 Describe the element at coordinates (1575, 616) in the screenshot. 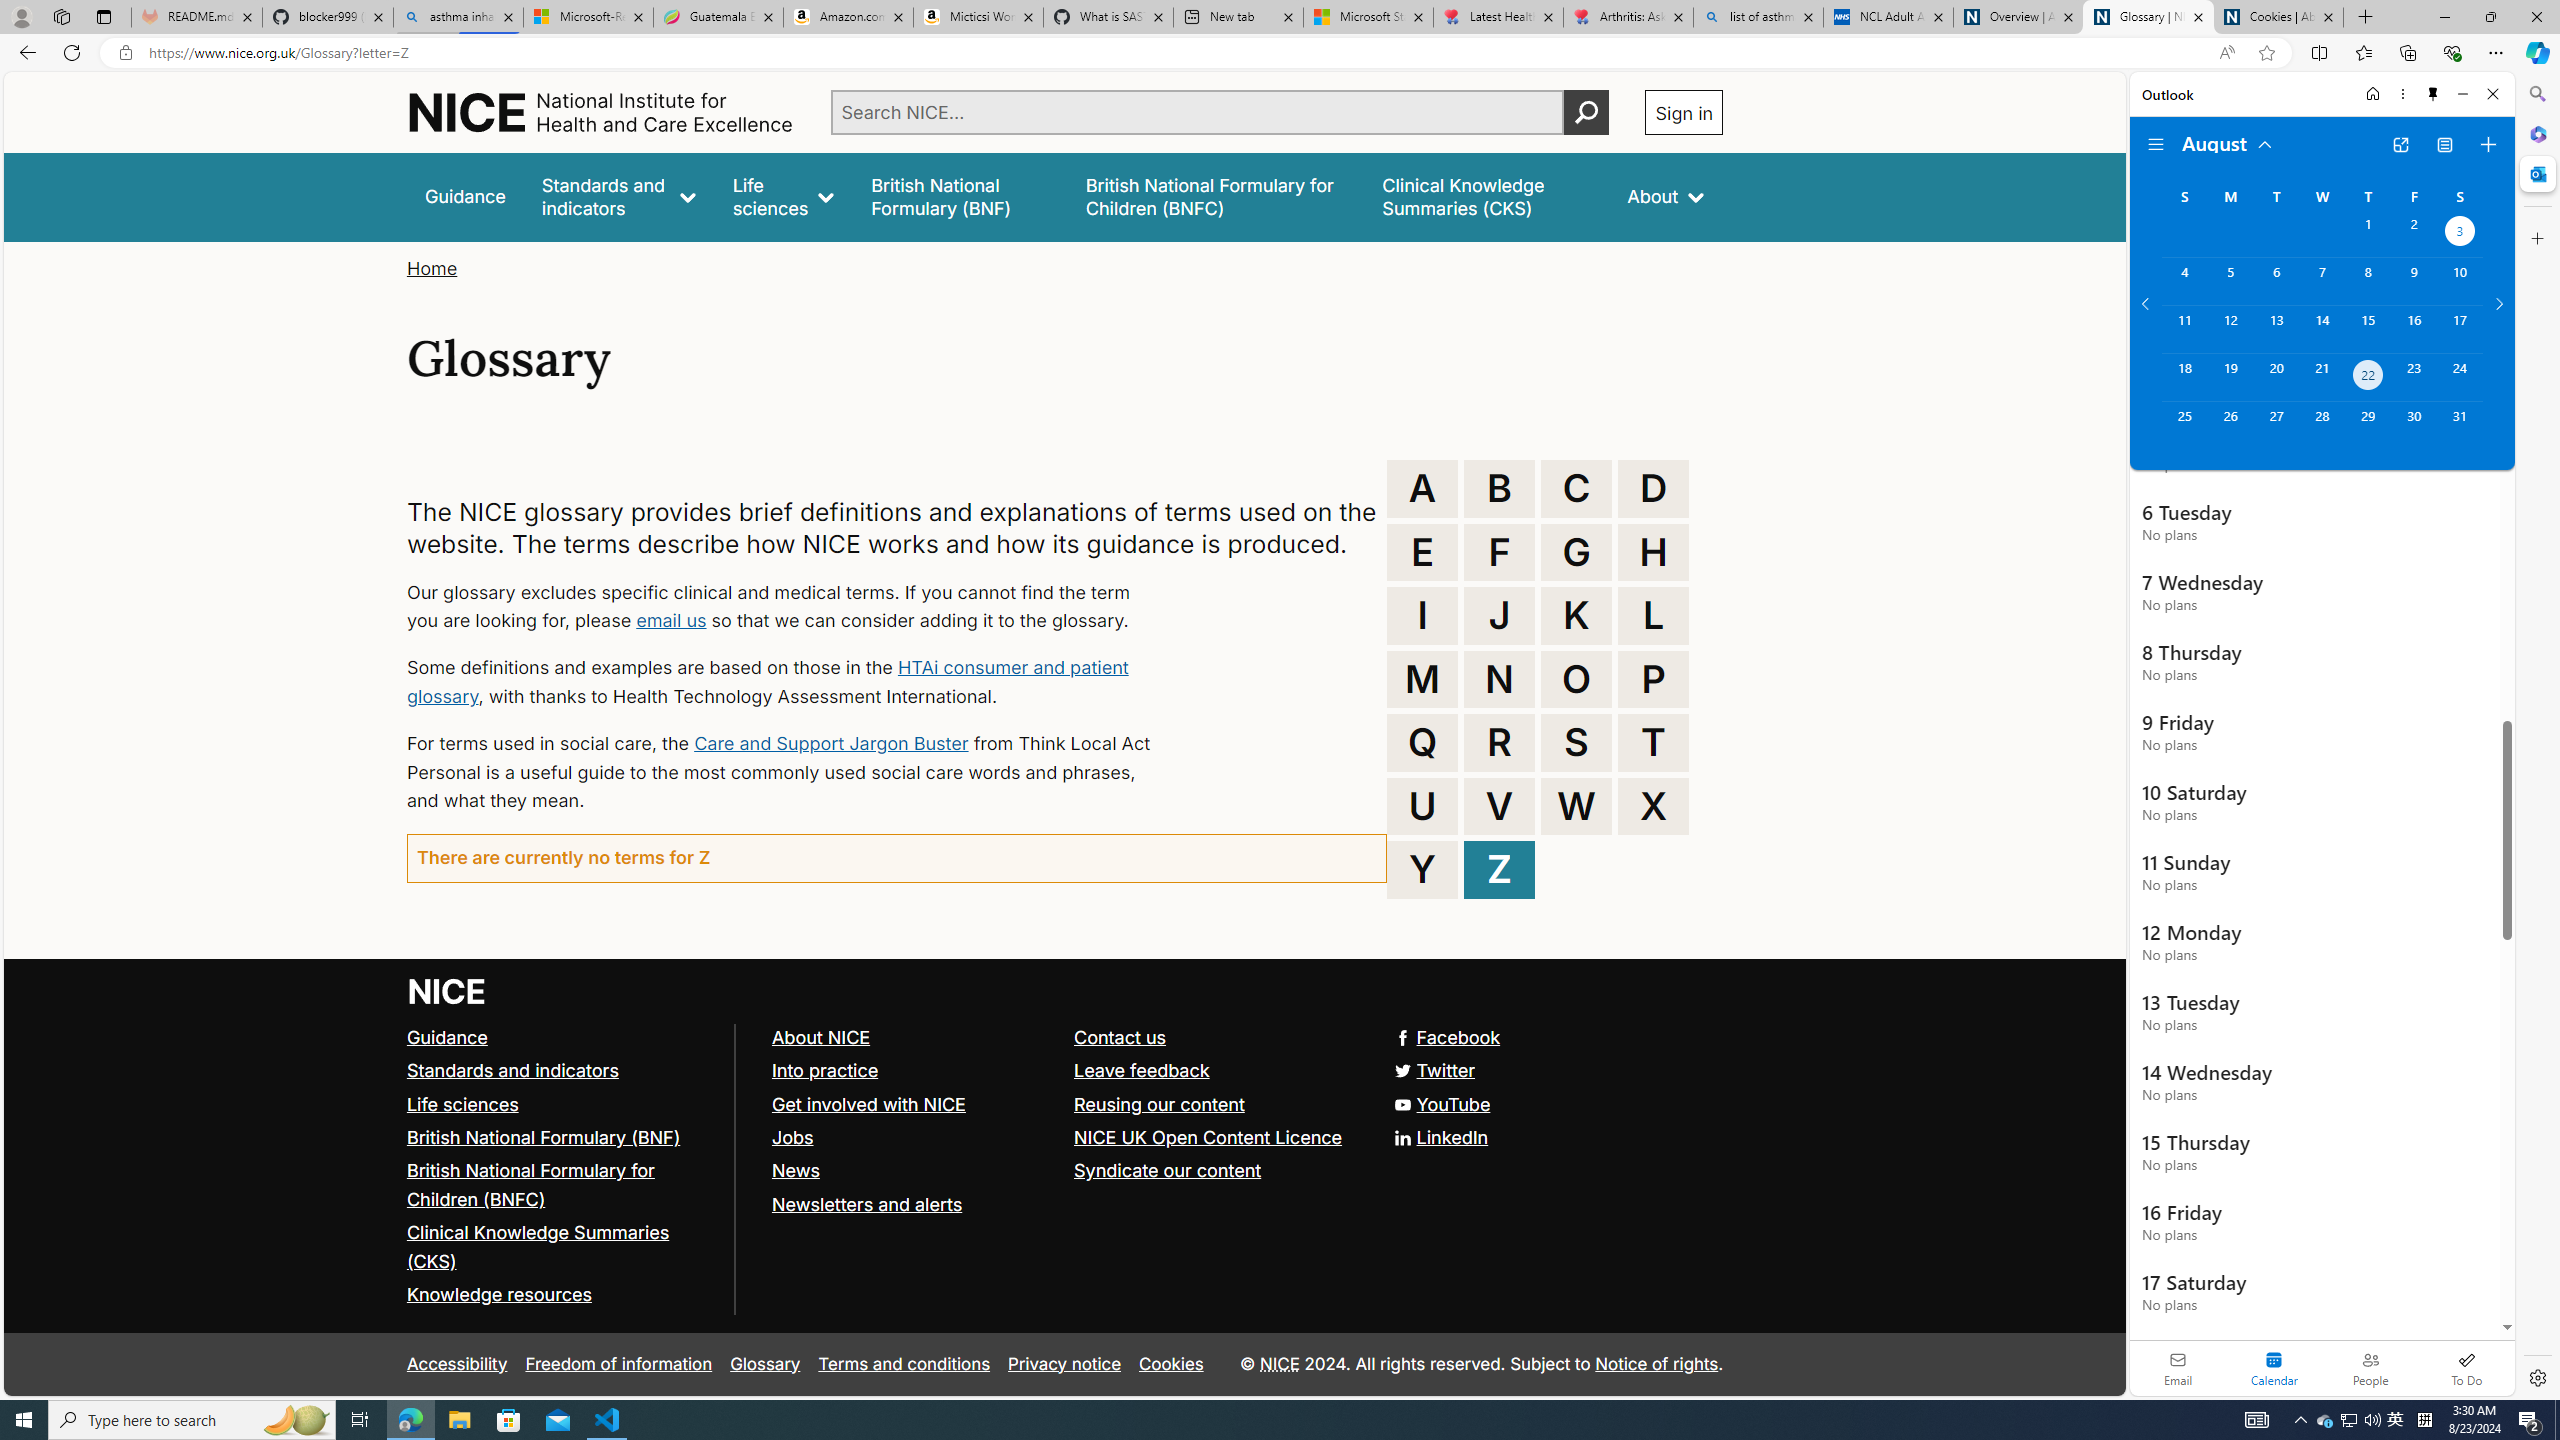

I see `'K'` at that location.